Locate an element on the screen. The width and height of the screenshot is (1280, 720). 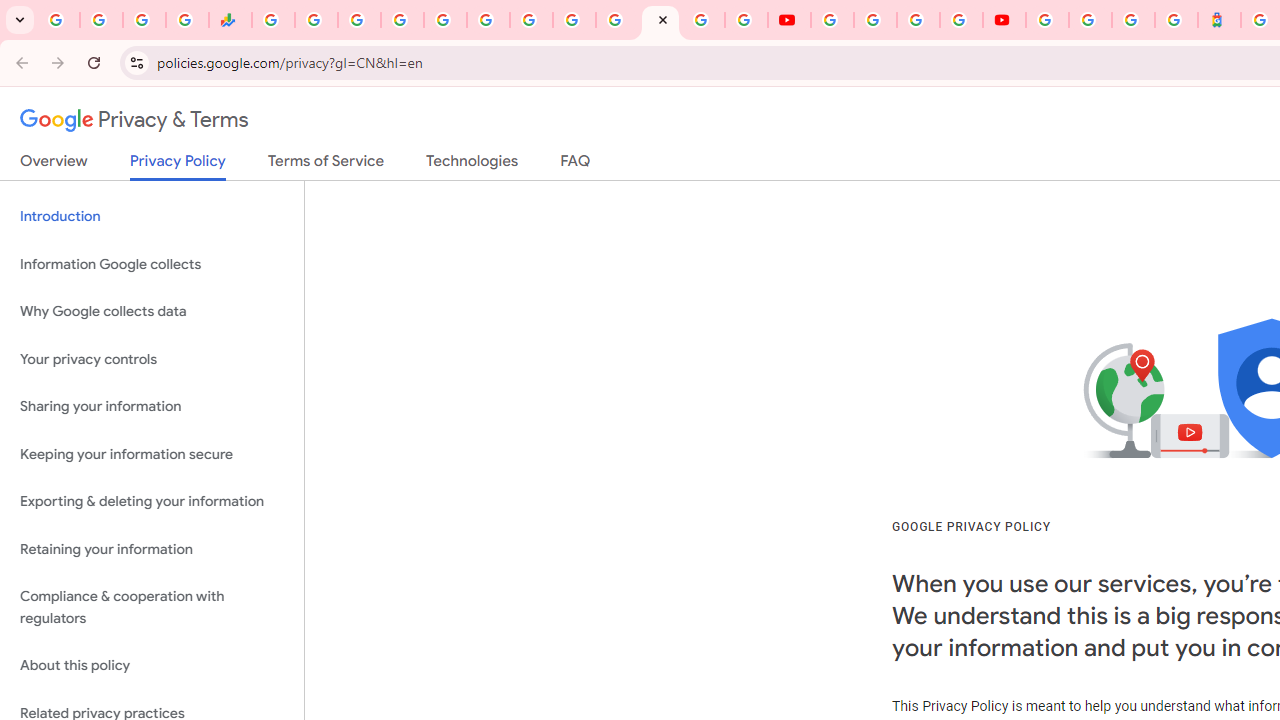
'Your privacy controls' is located at coordinates (151, 358).